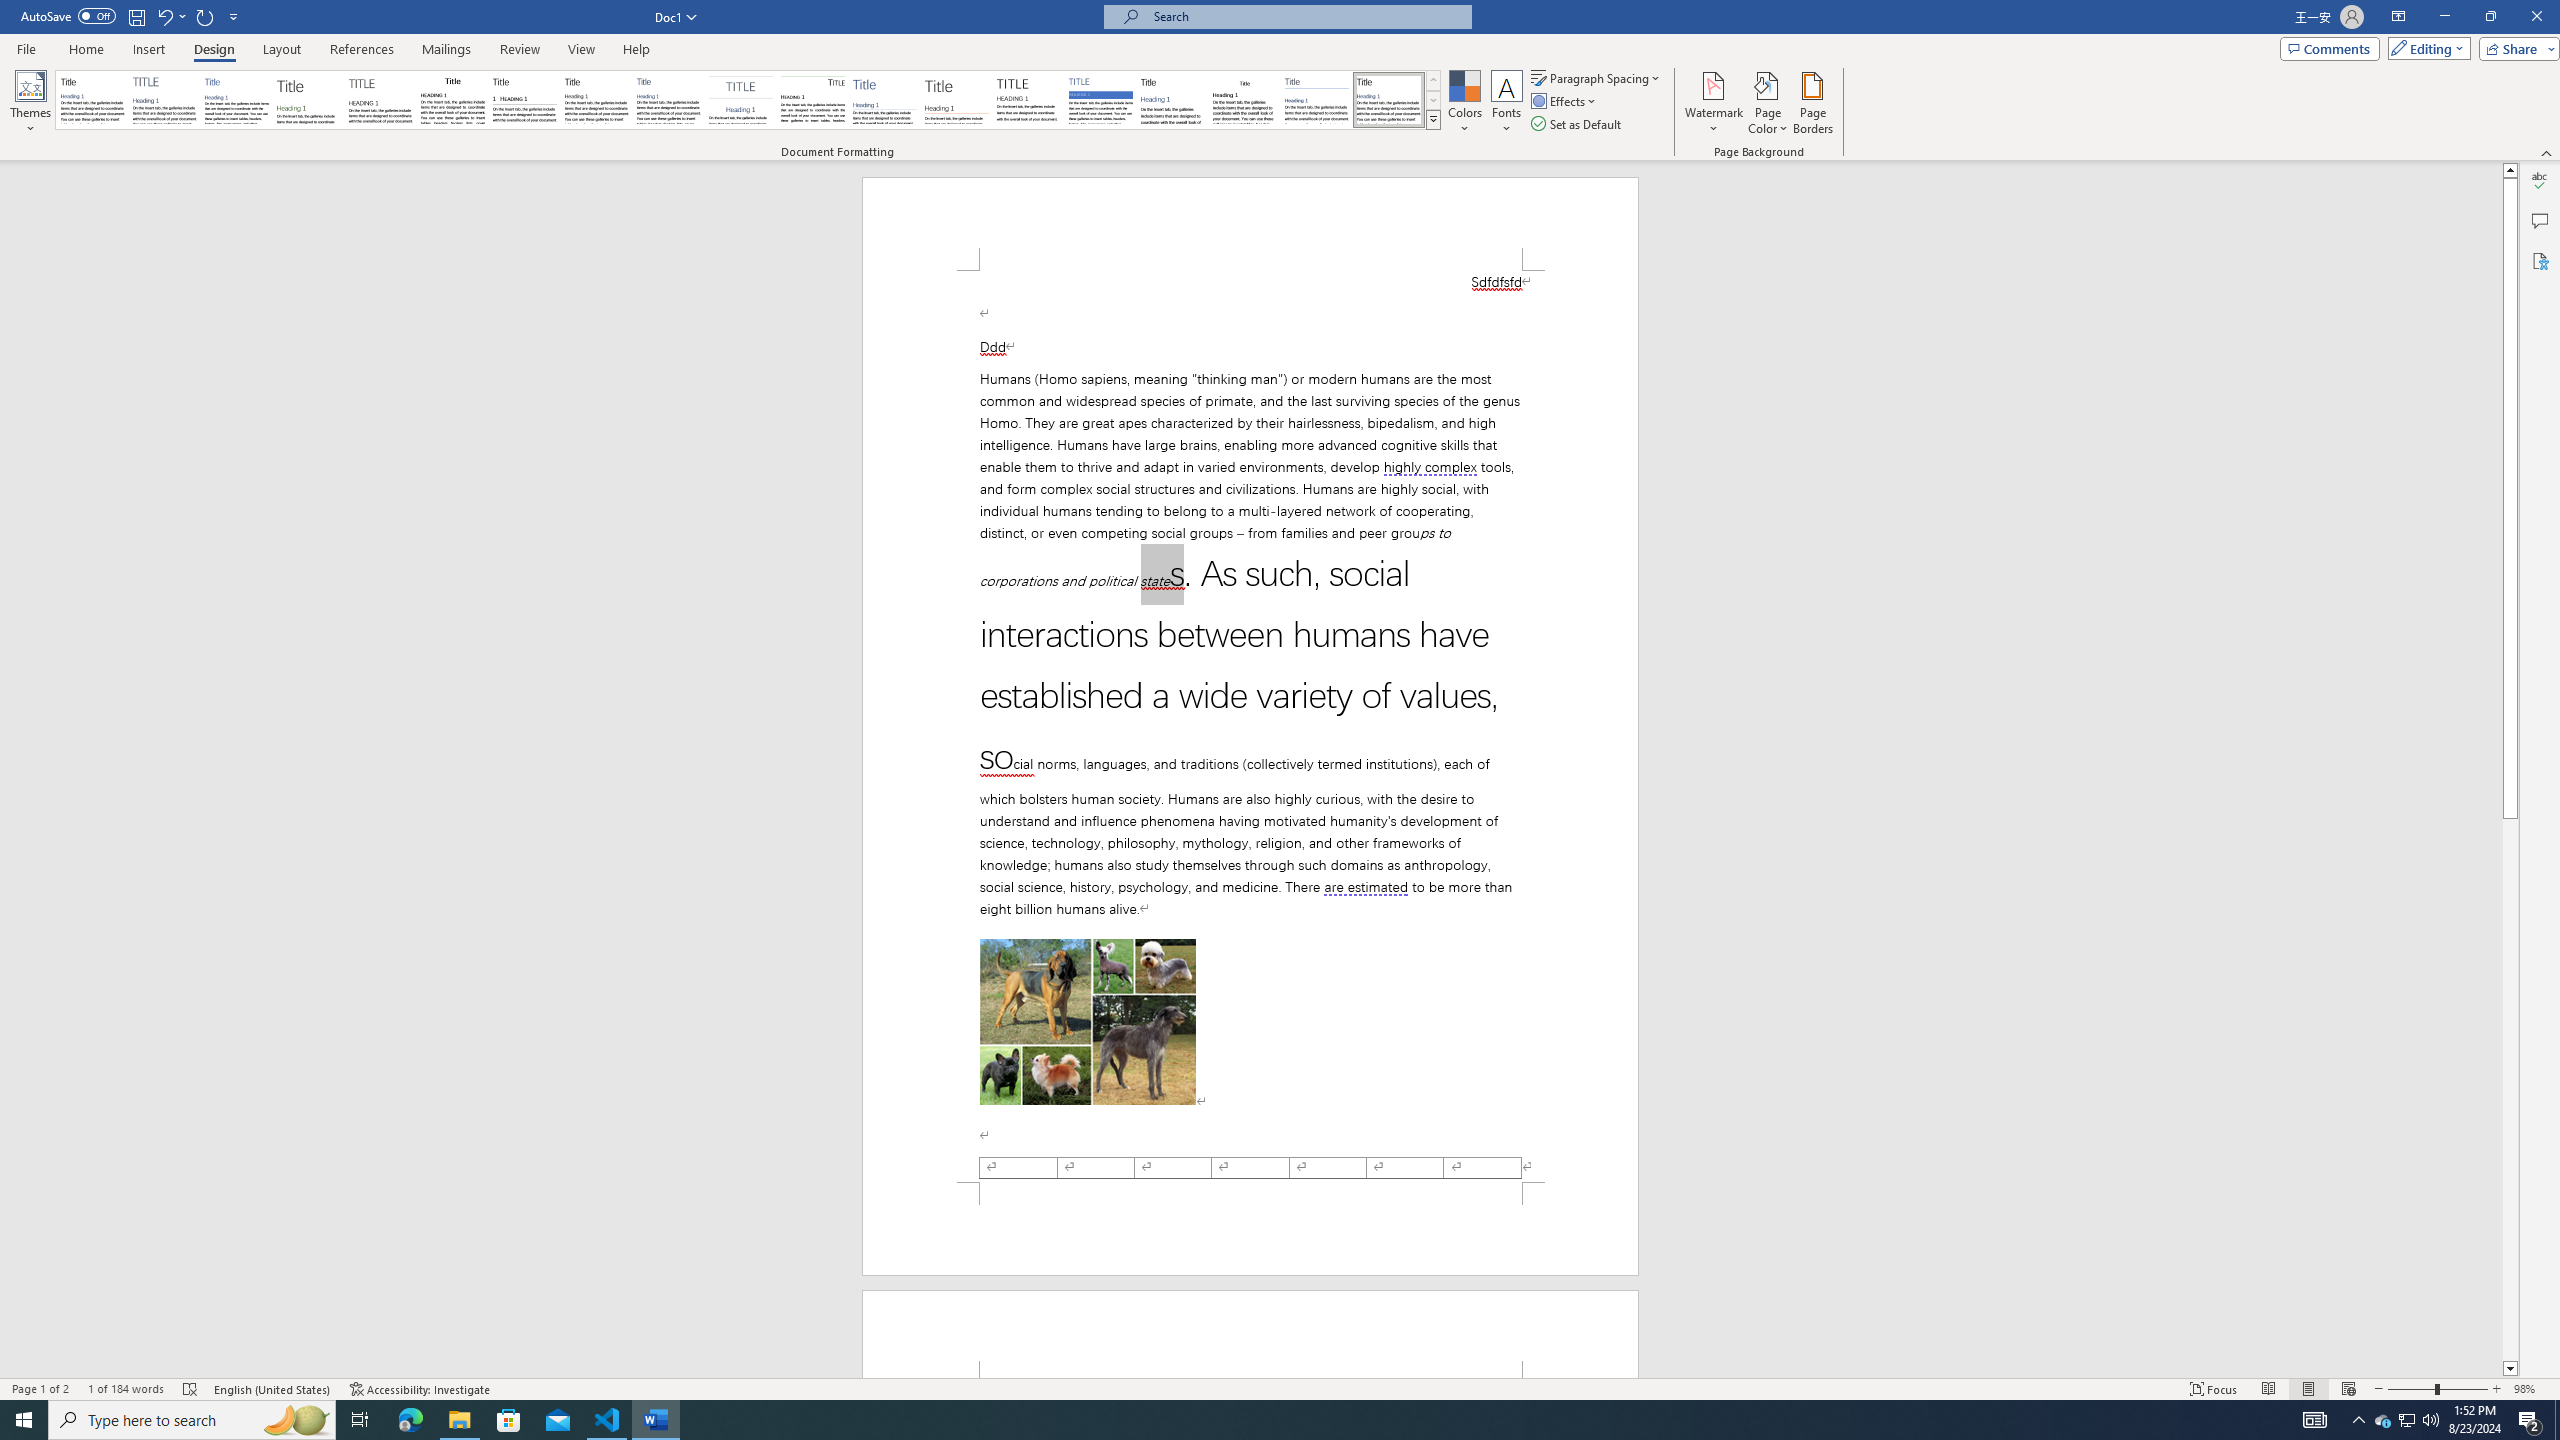  I want to click on 'Set as Default', so click(1577, 122).